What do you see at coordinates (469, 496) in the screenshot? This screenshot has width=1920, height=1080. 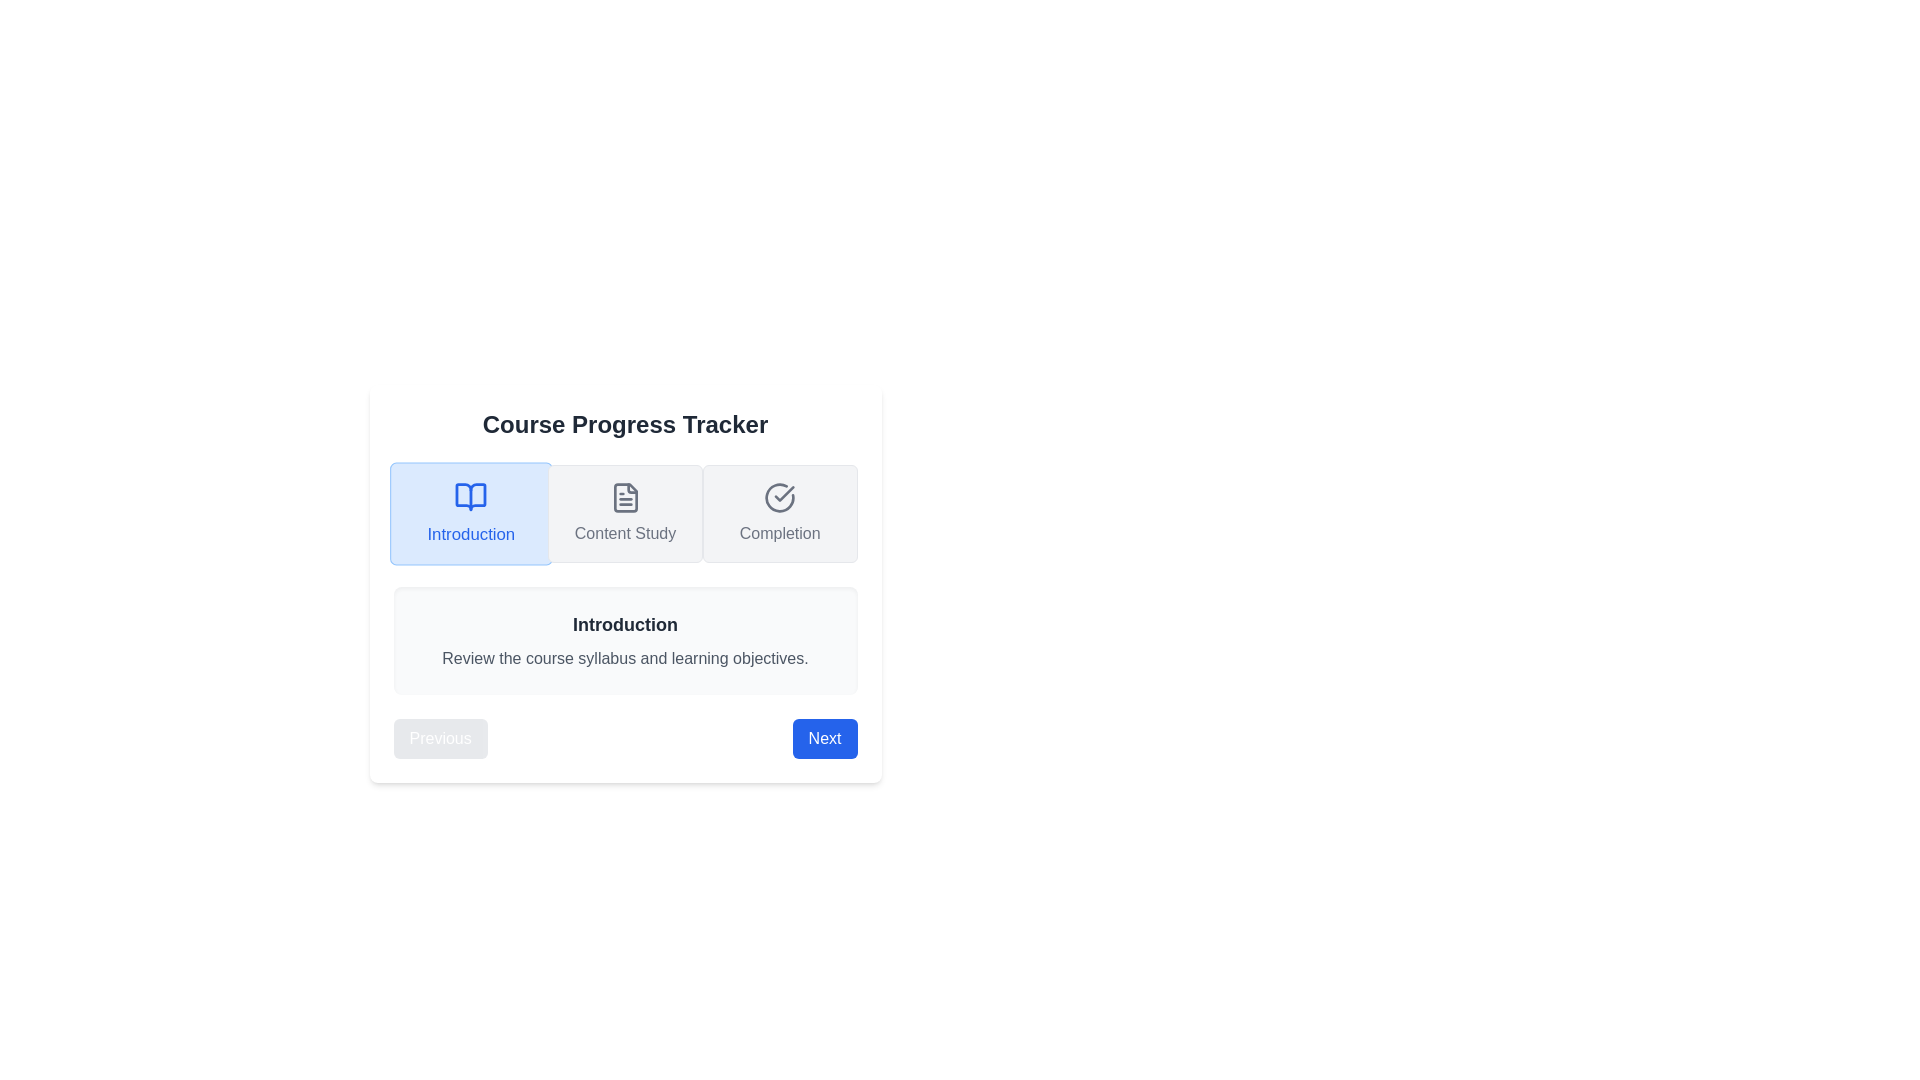 I see `the 'Introduction' tab represented by the right-hand side of a book icon illustration within the blue-highlighted card in the 'Course Progress Tracker' section` at bounding box center [469, 496].